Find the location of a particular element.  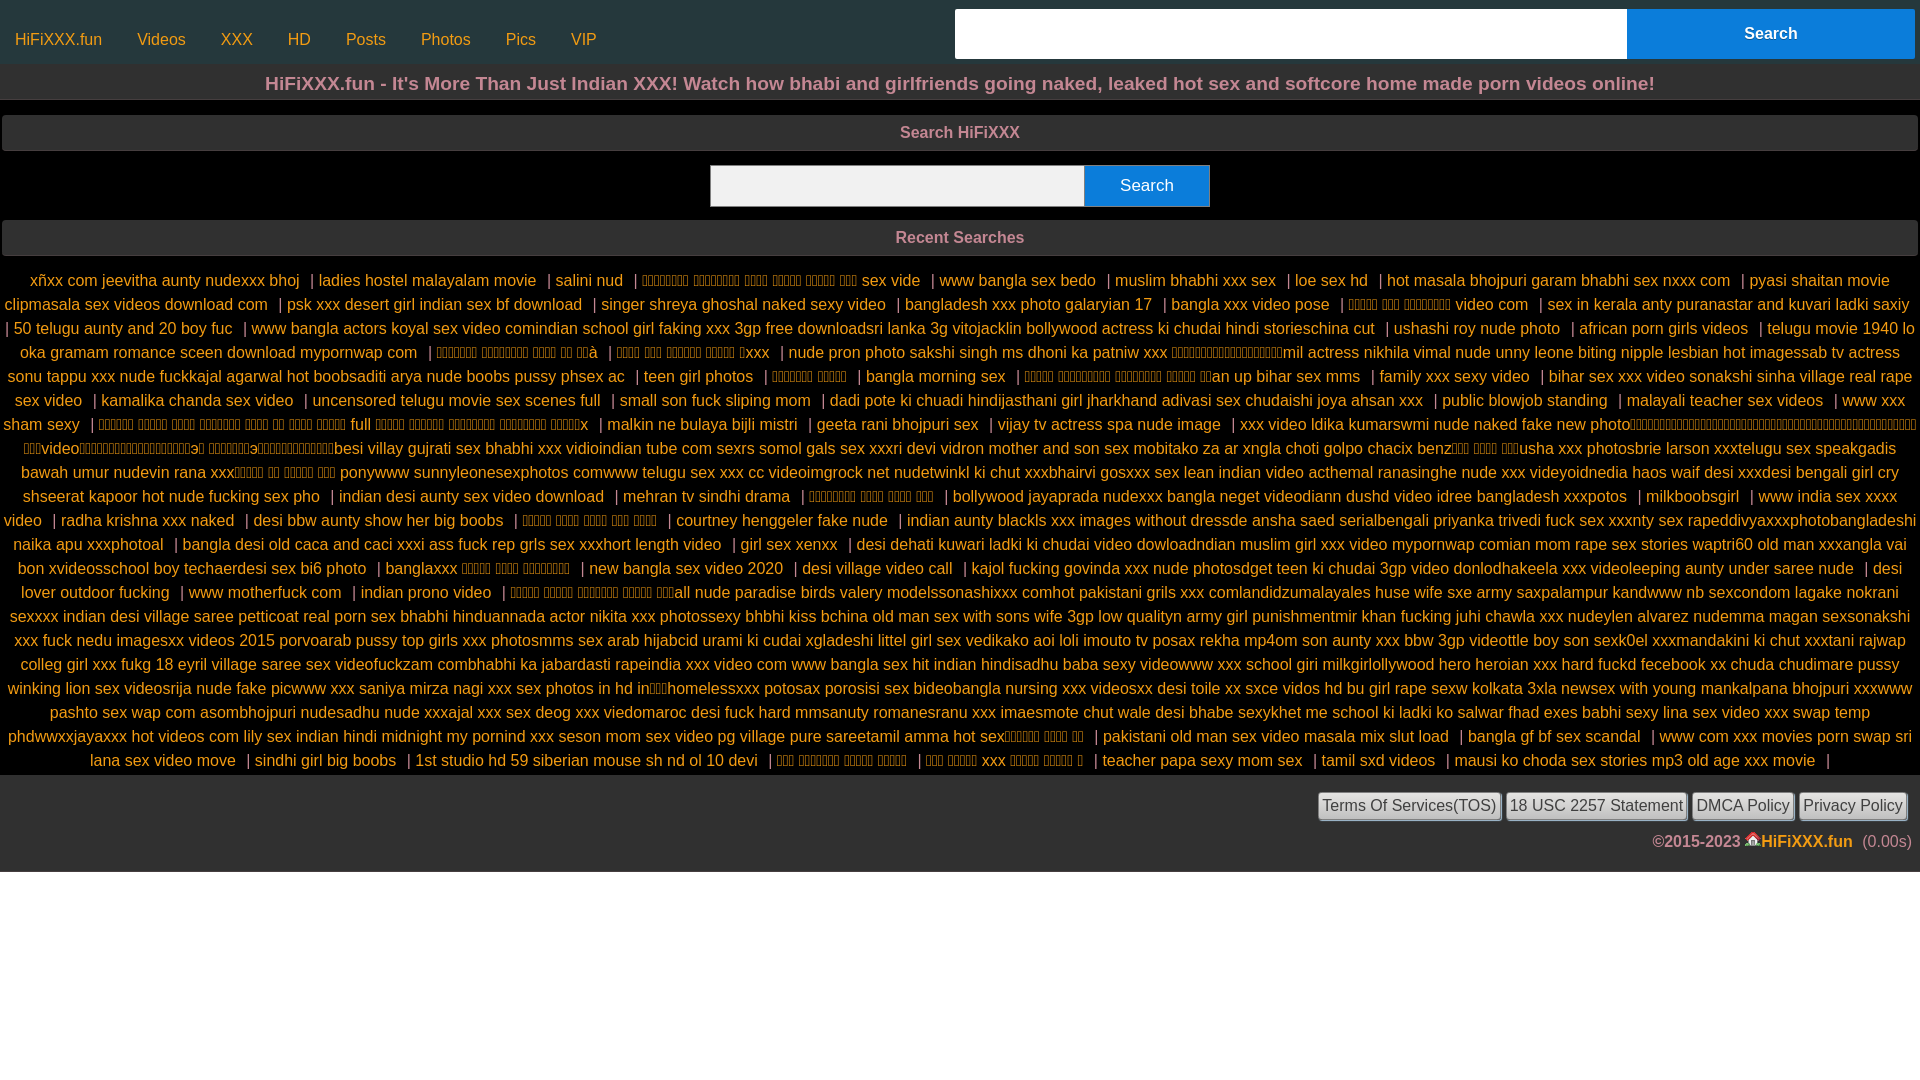

'teacher papa sexy mom sex' is located at coordinates (1101, 760).